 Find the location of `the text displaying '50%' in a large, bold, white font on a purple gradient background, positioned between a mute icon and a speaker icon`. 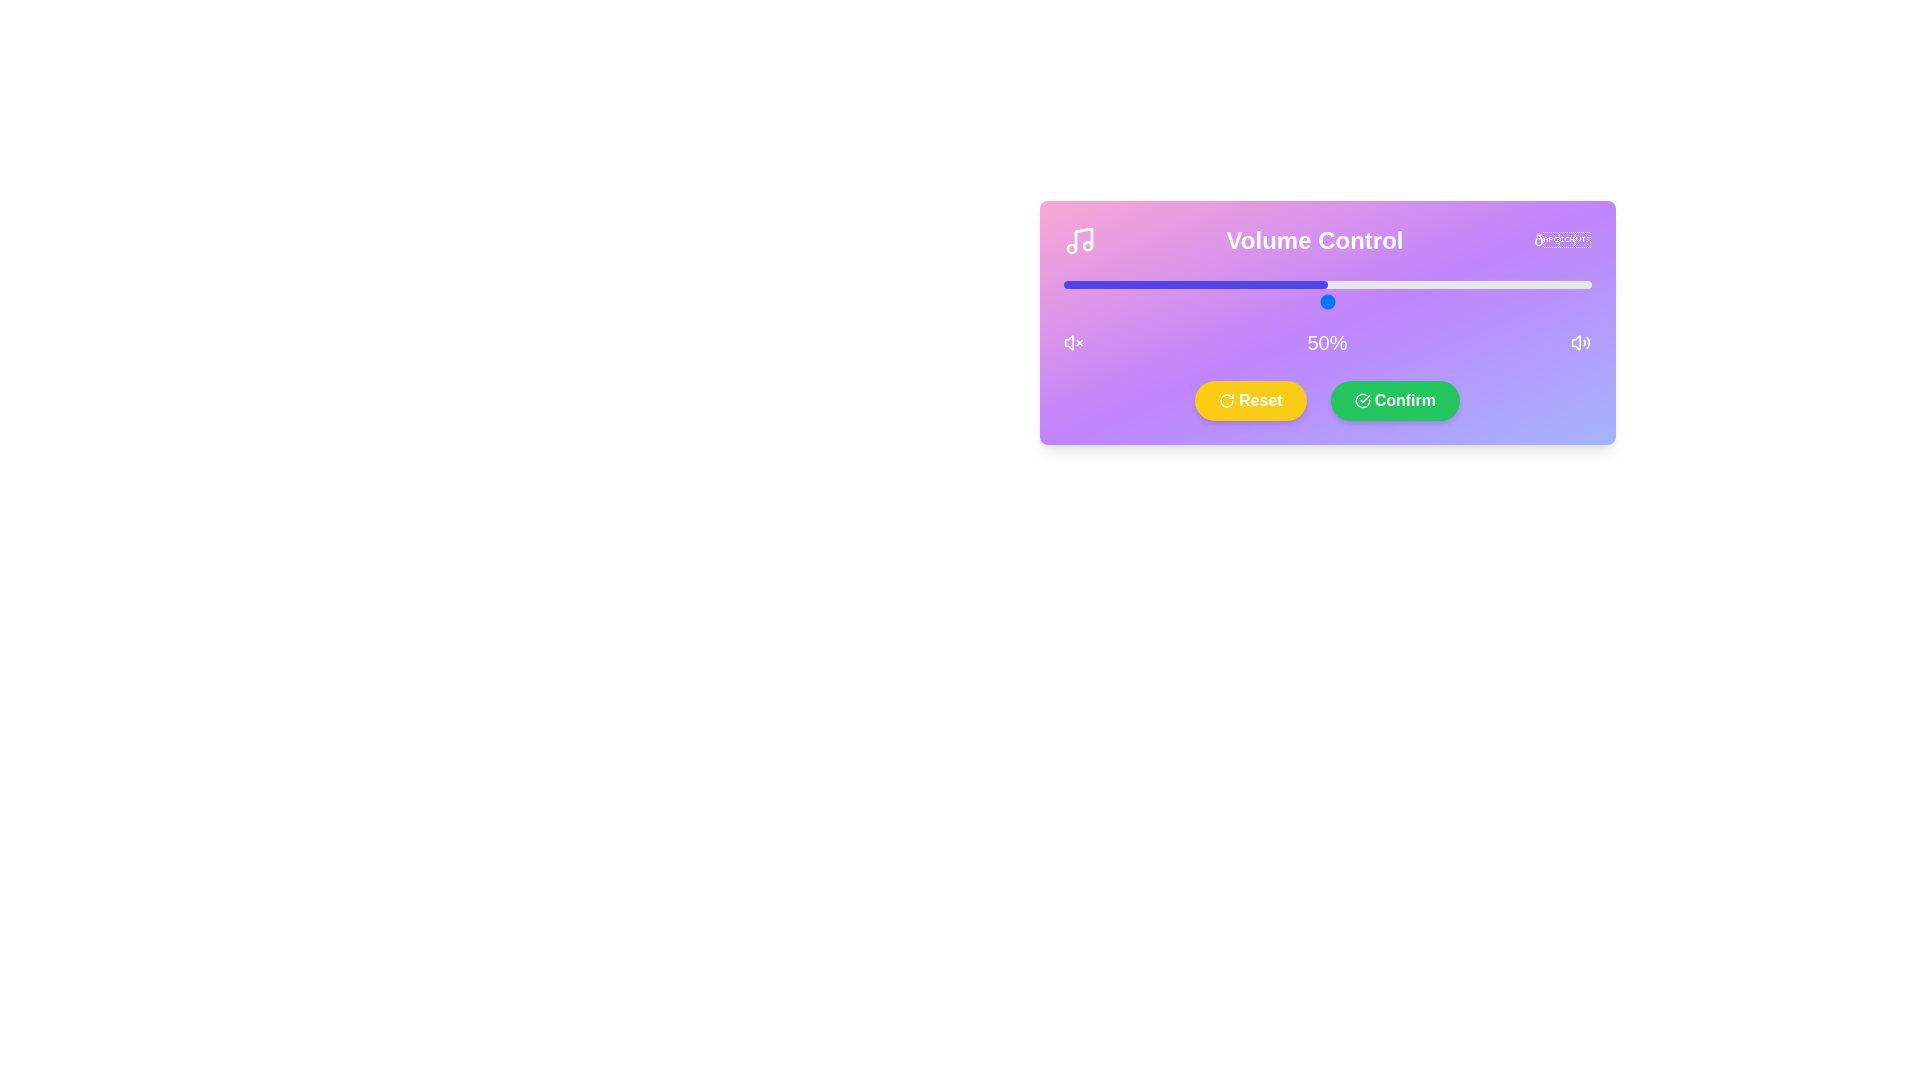

the text displaying '50%' in a large, bold, white font on a purple gradient background, positioned between a mute icon and a speaker icon is located at coordinates (1327, 342).